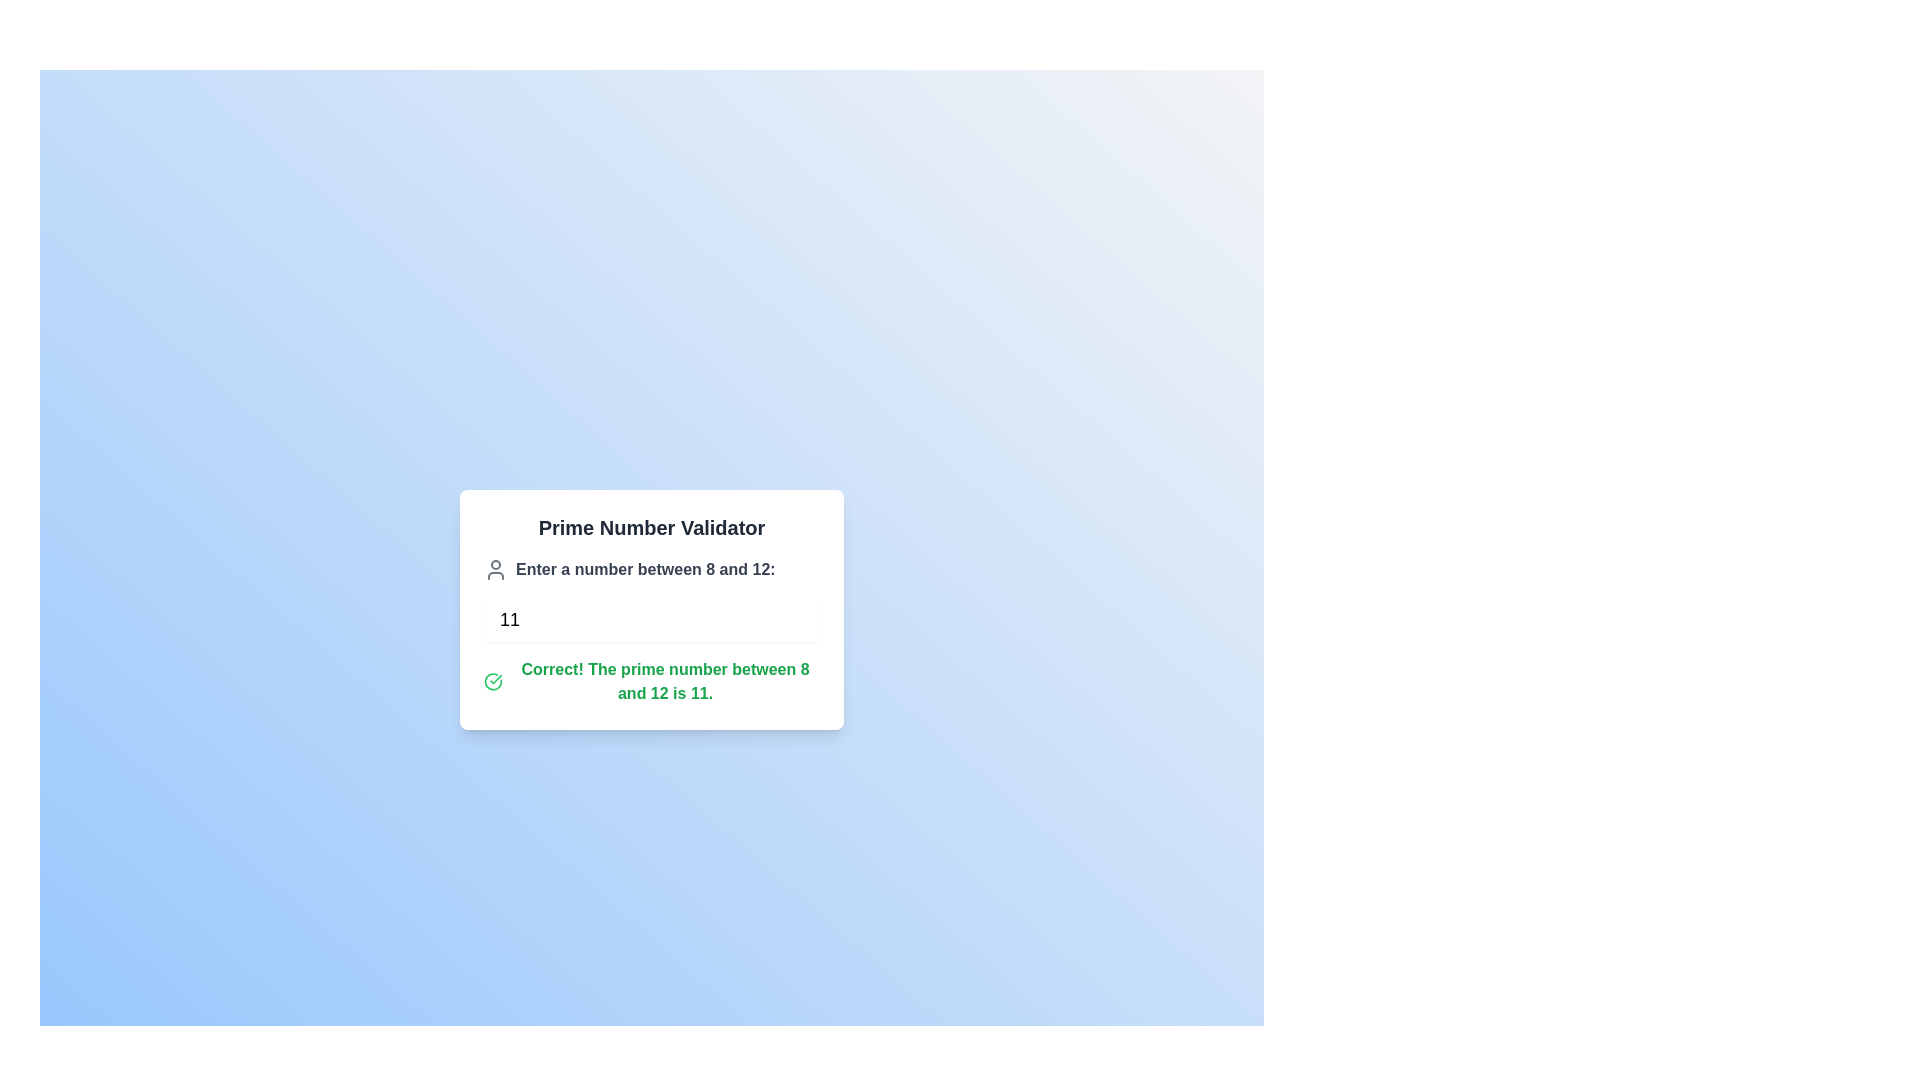  I want to click on the green checkmark icon enclosed in a circular shape, which indicates a successful action, located centrally below the primary input field, so click(493, 681).